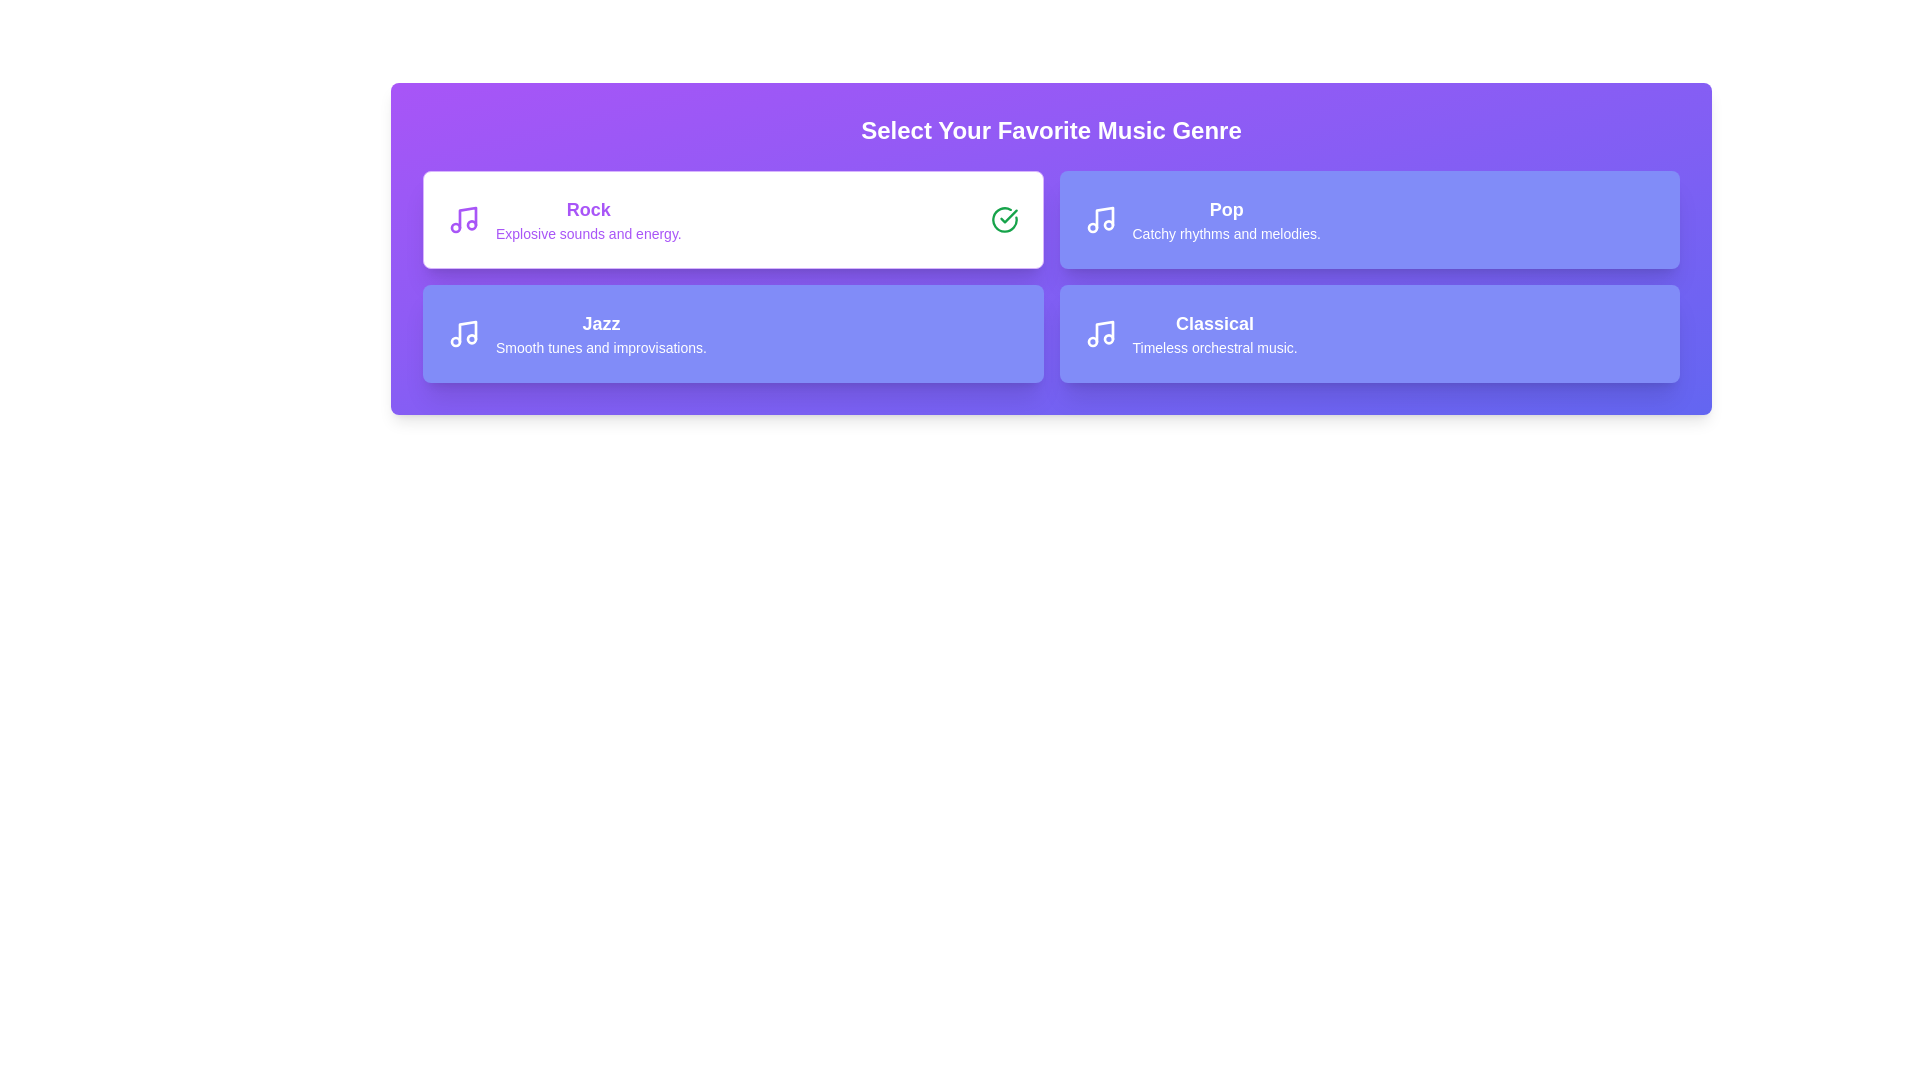  I want to click on the purple musical note SVG icon located on the left side of the card labeled 'Rock' in the top-left quadrant of the card grid, so click(463, 219).